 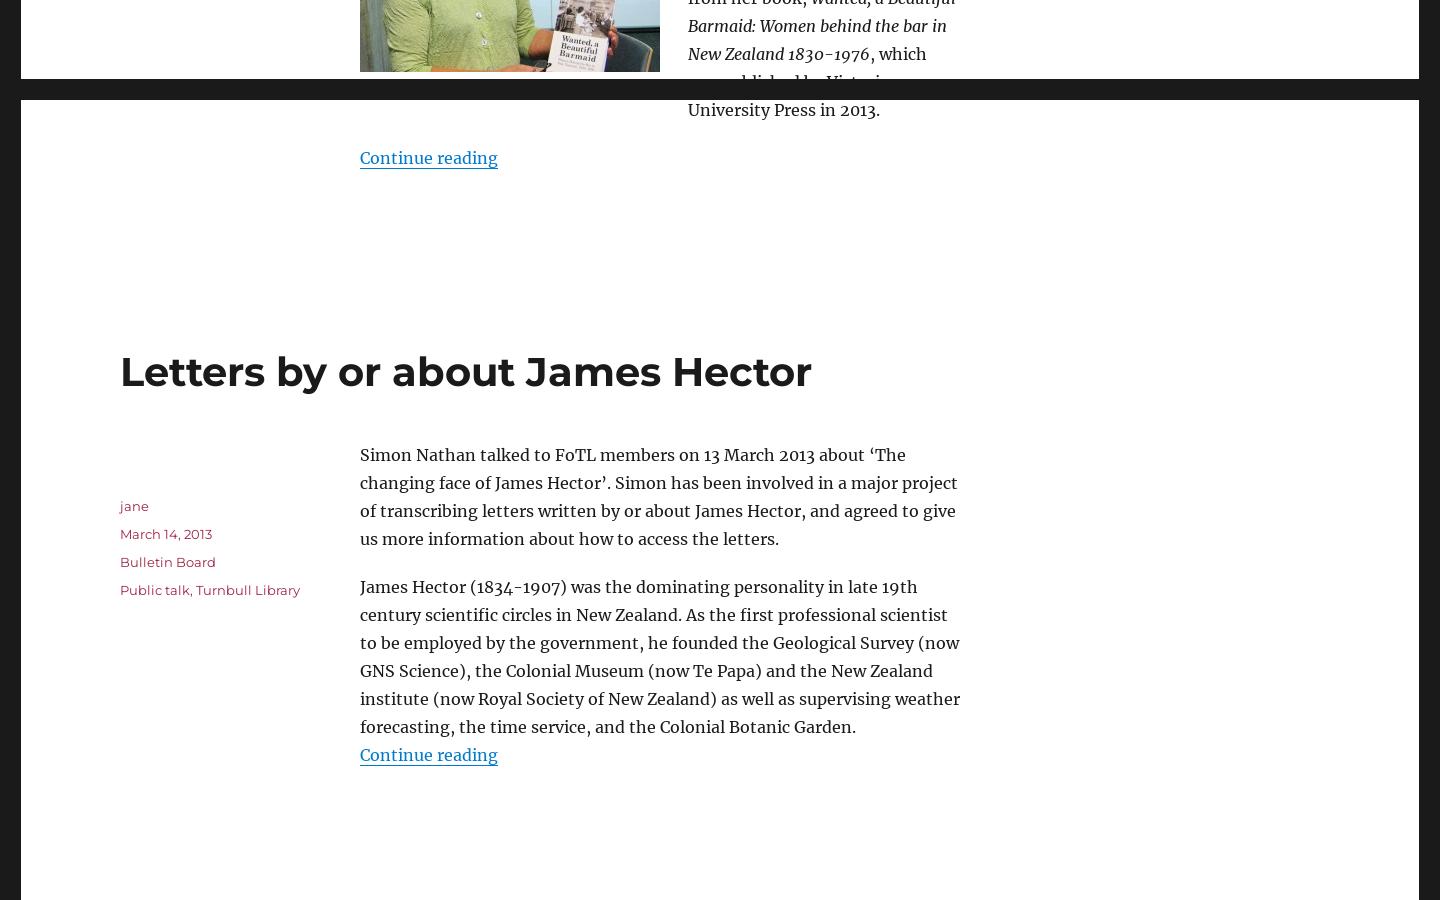 What do you see at coordinates (133, 503) in the screenshot?
I see `'jane'` at bounding box center [133, 503].